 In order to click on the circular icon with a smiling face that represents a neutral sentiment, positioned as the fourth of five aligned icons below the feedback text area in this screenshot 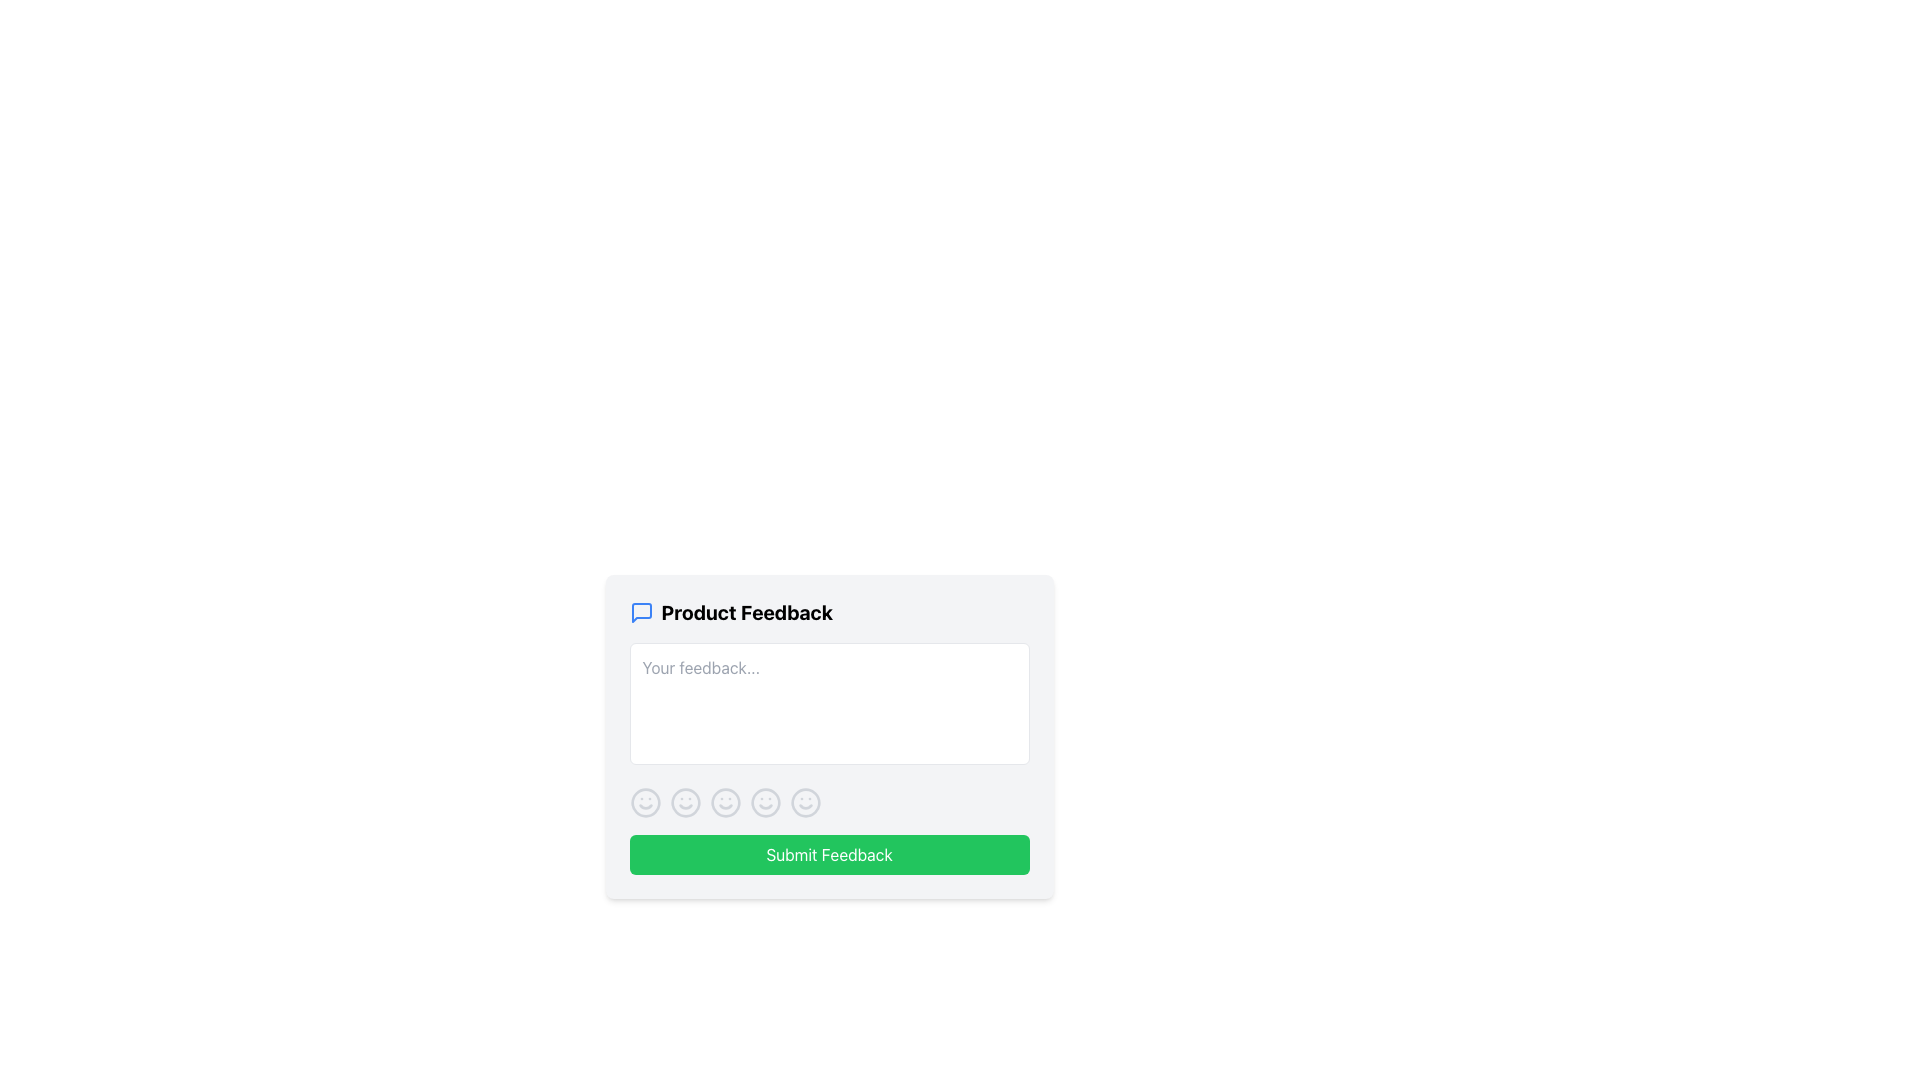, I will do `click(764, 801)`.